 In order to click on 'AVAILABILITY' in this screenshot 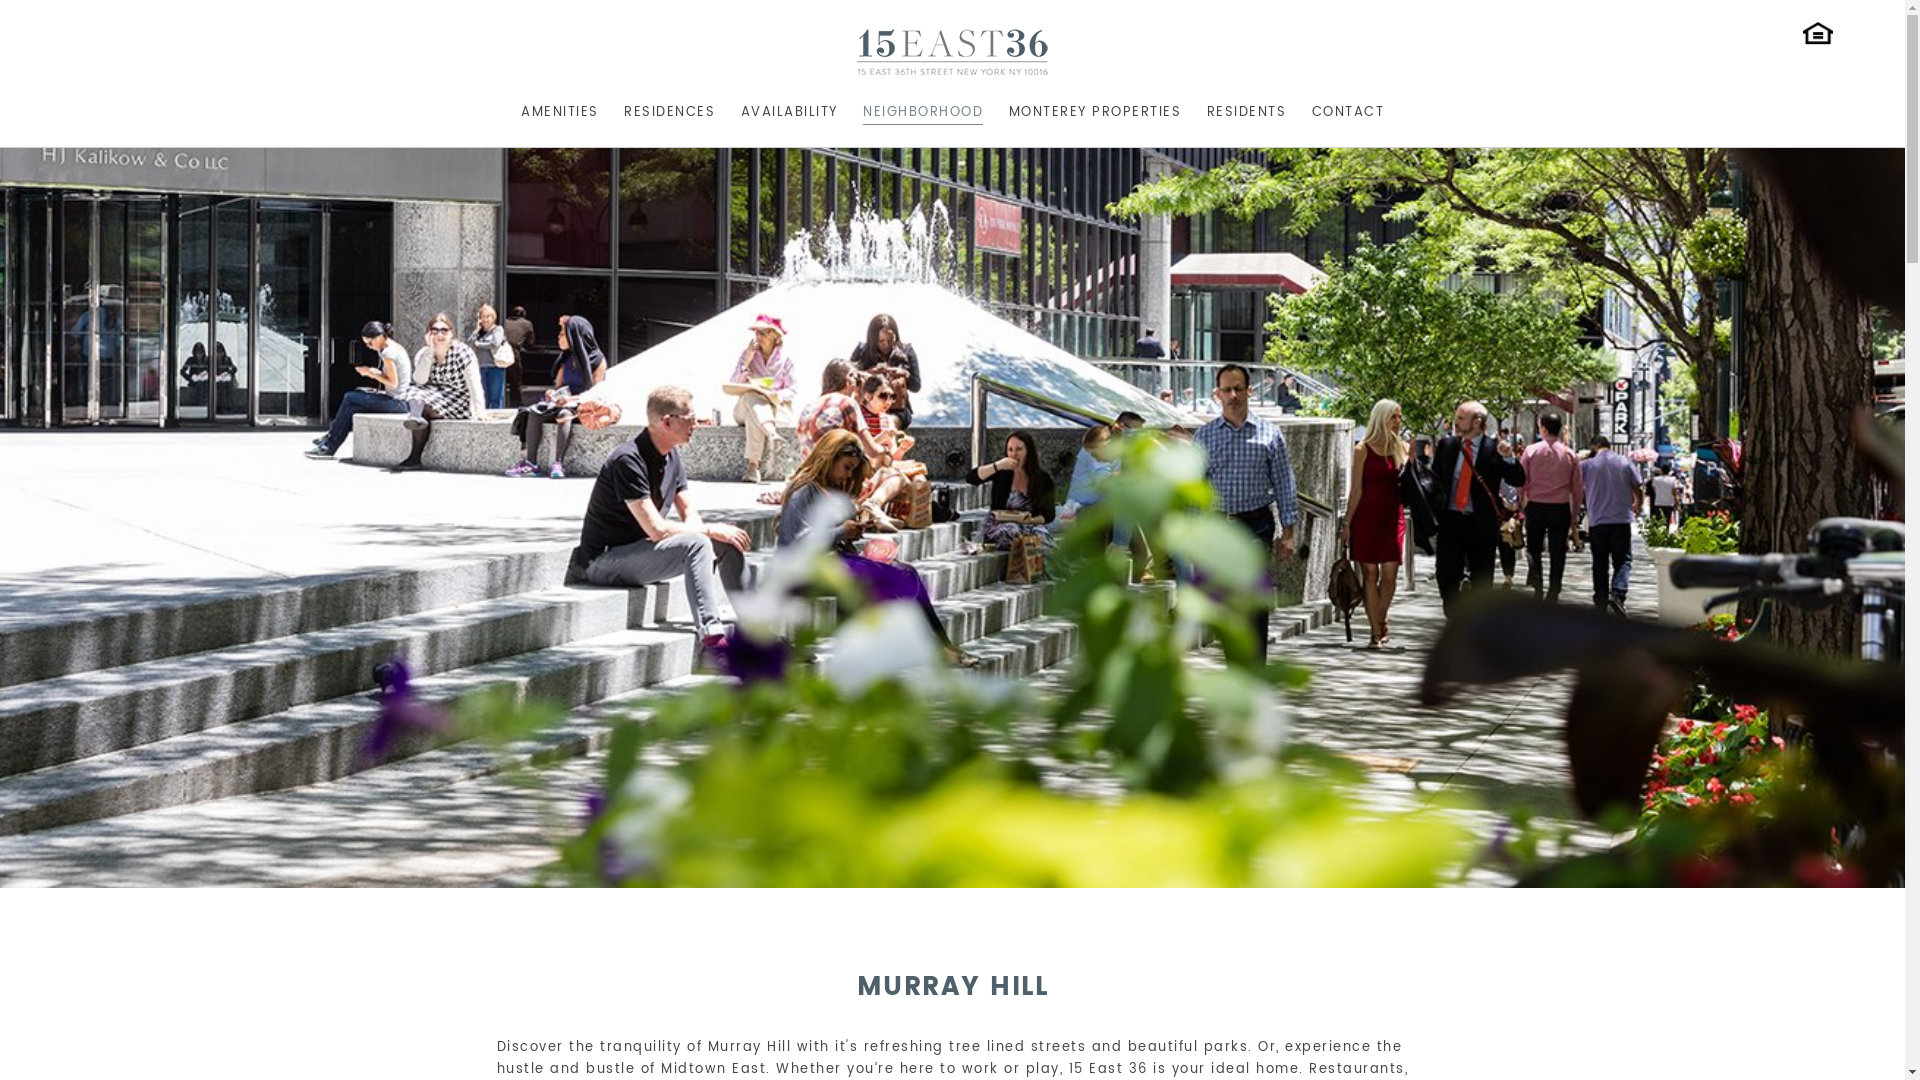, I will do `click(787, 109)`.